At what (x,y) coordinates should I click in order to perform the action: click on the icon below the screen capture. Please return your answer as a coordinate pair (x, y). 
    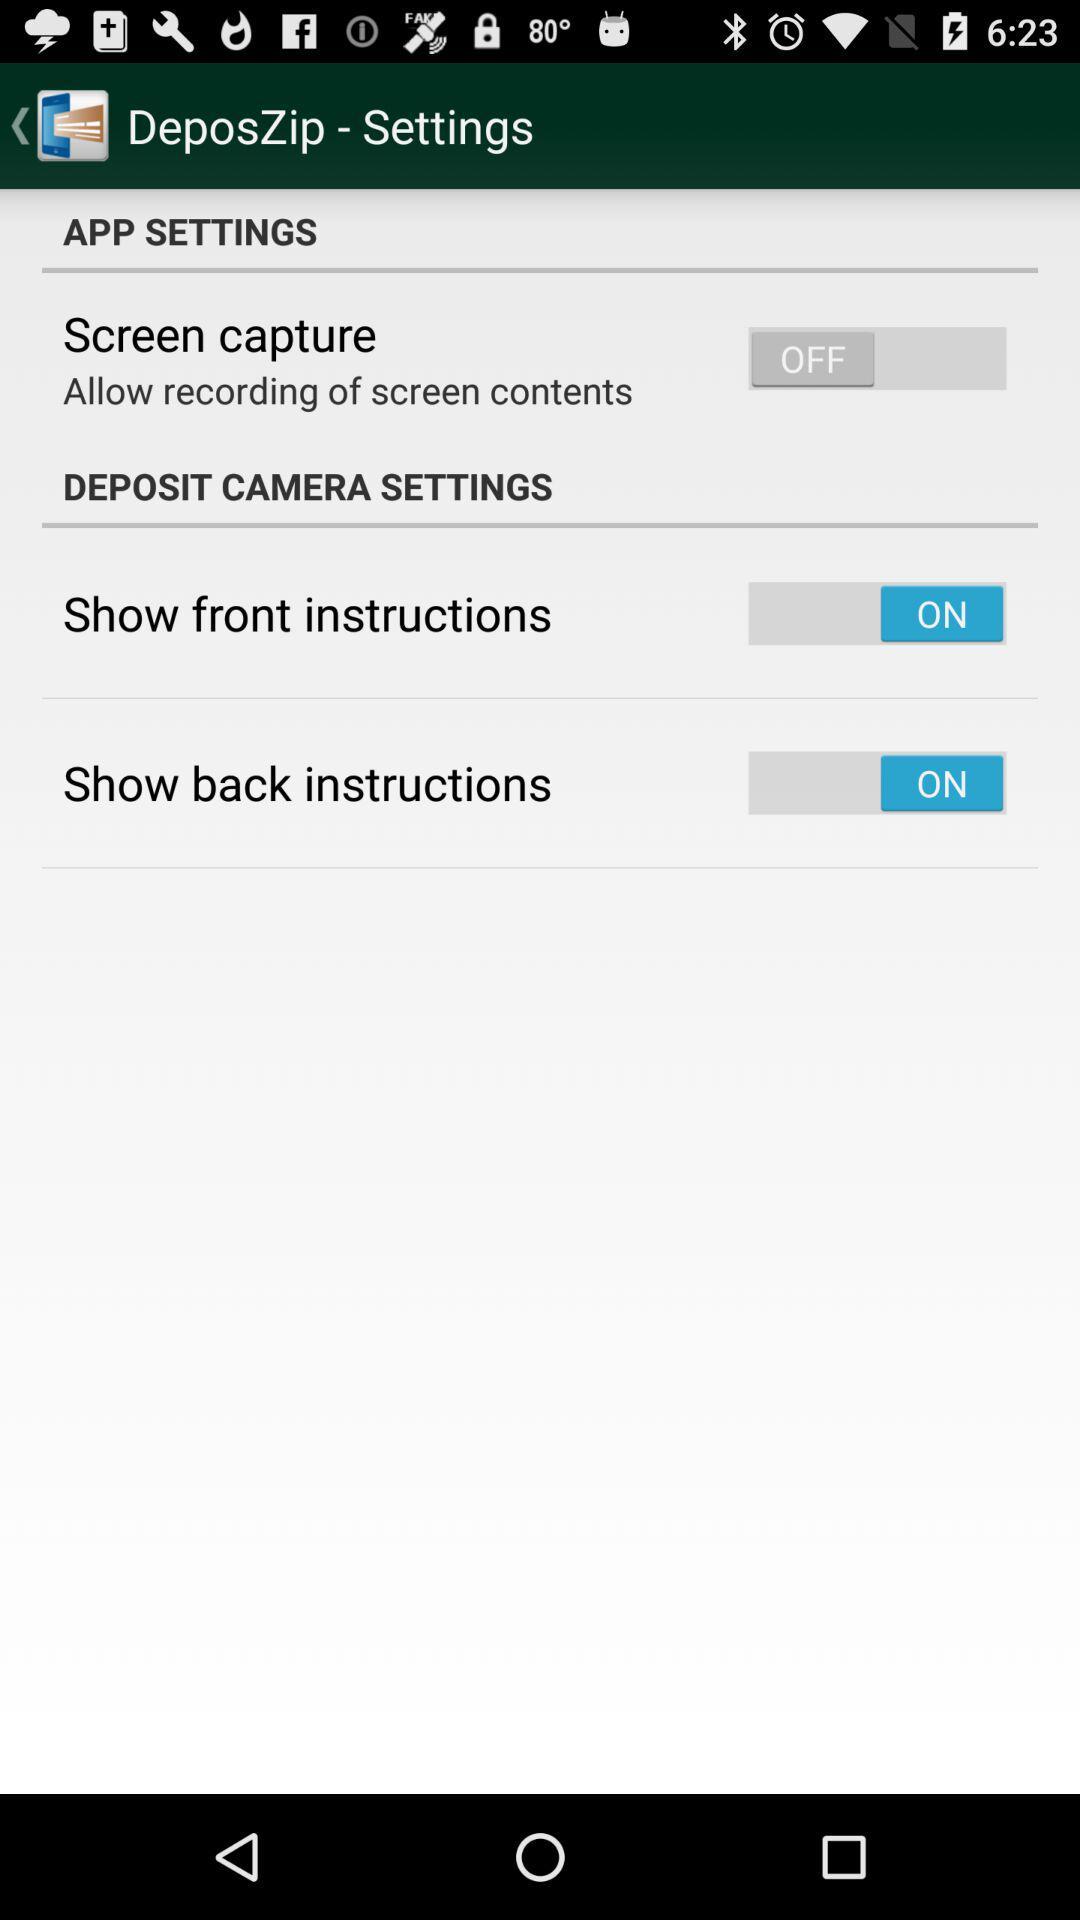
    Looking at the image, I should click on (346, 389).